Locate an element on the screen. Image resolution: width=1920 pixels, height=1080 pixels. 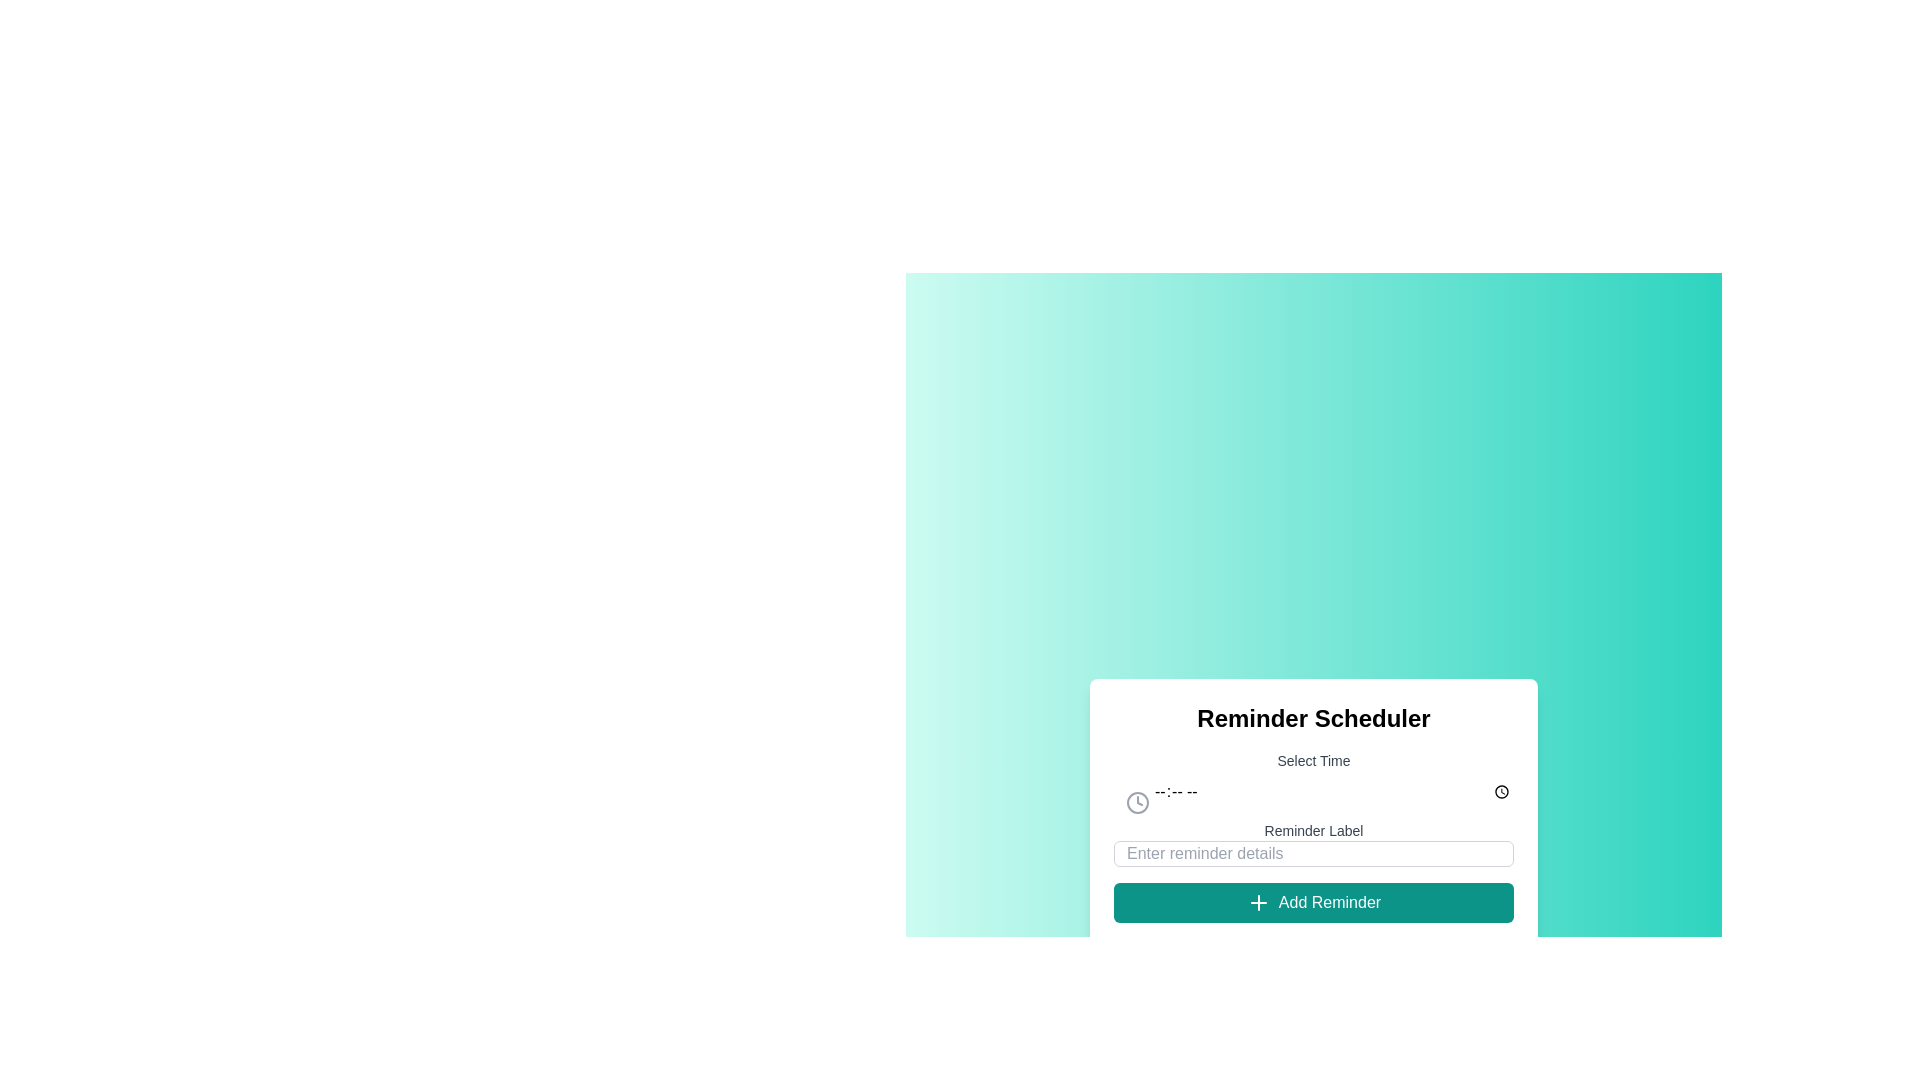
the SVG graphical element that serves as part of a visual clock icon, located above the time selection interface and to the left of the displayed digital time is located at coordinates (1137, 801).